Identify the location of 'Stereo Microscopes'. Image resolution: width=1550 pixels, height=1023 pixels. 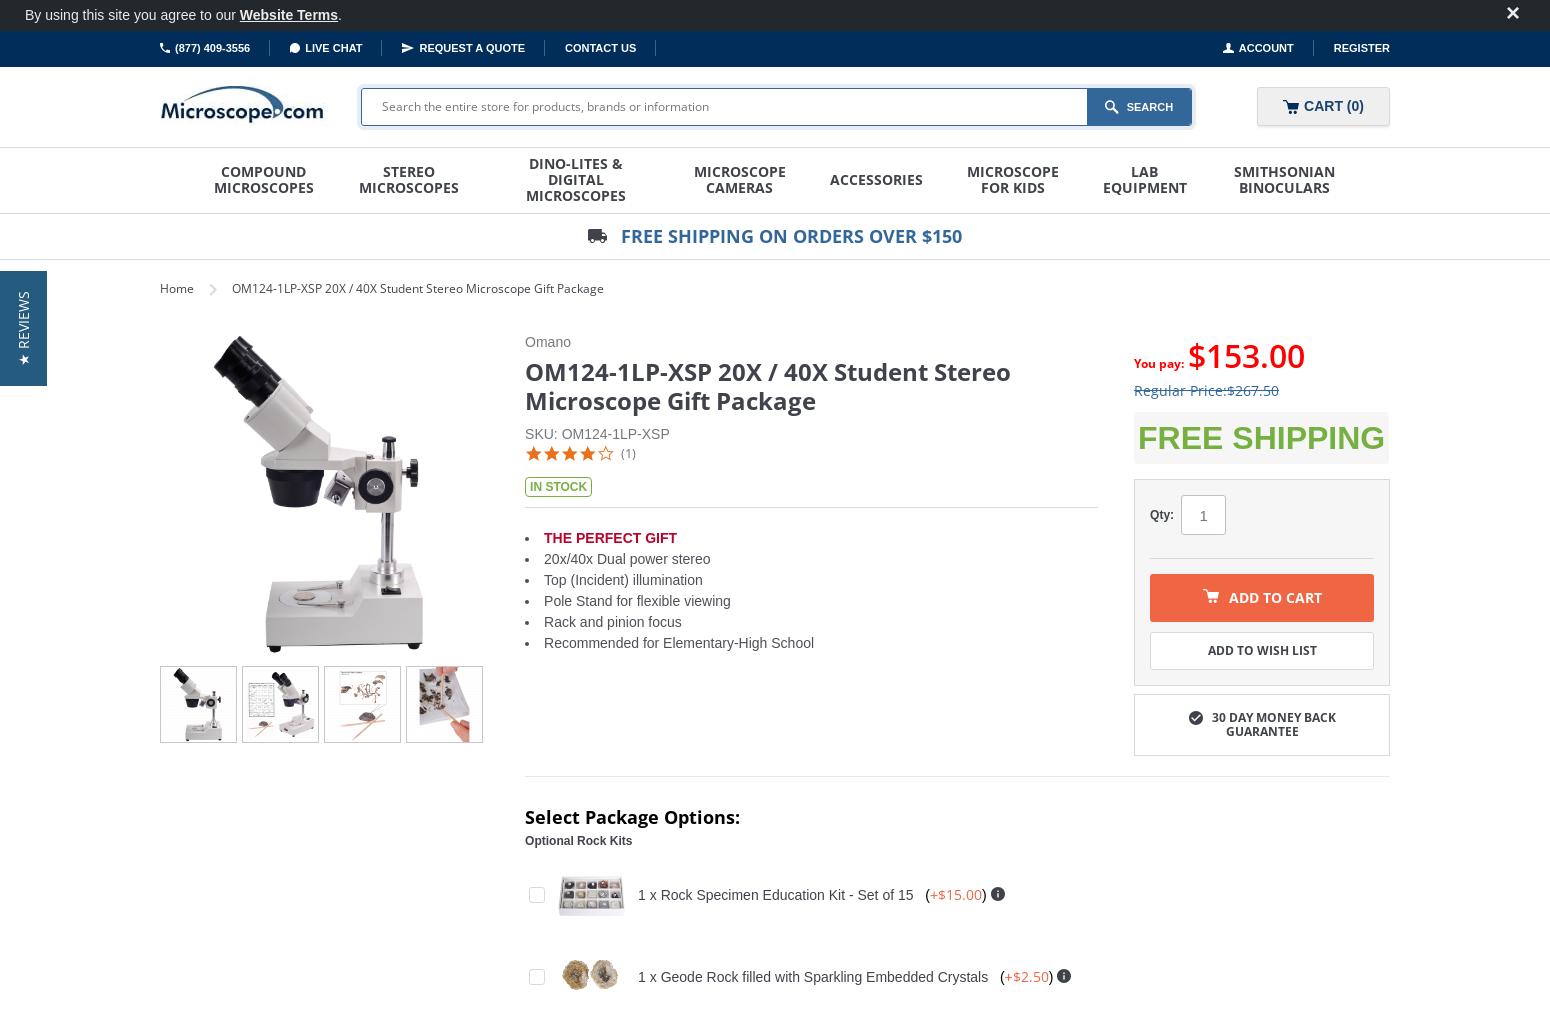
(409, 179).